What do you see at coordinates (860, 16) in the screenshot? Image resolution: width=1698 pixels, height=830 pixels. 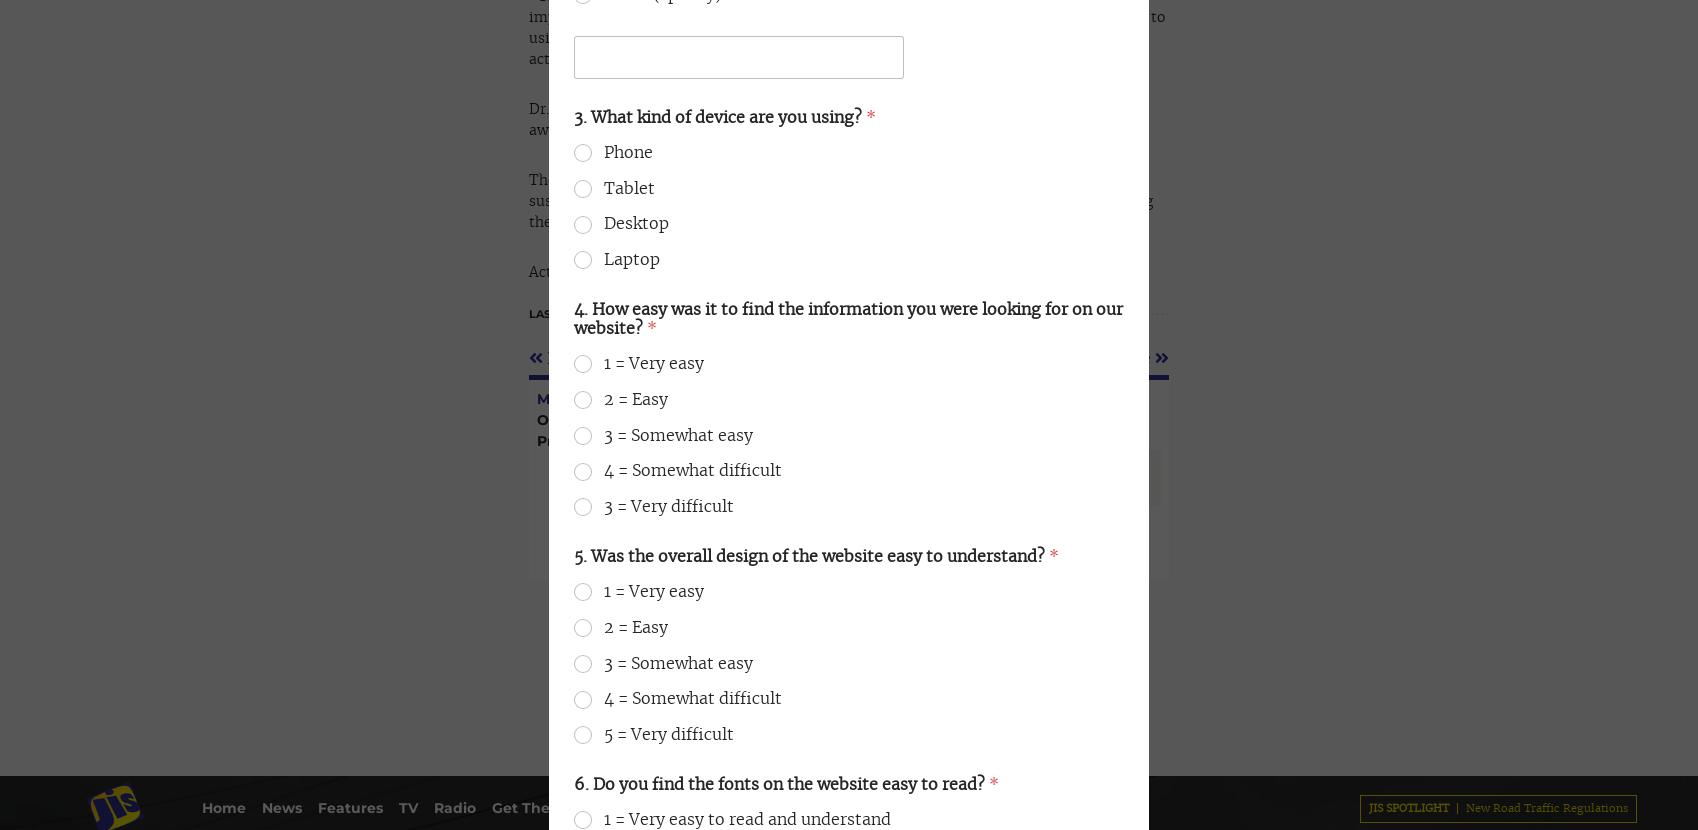 I see `'876-926-3740-6'` at bounding box center [860, 16].